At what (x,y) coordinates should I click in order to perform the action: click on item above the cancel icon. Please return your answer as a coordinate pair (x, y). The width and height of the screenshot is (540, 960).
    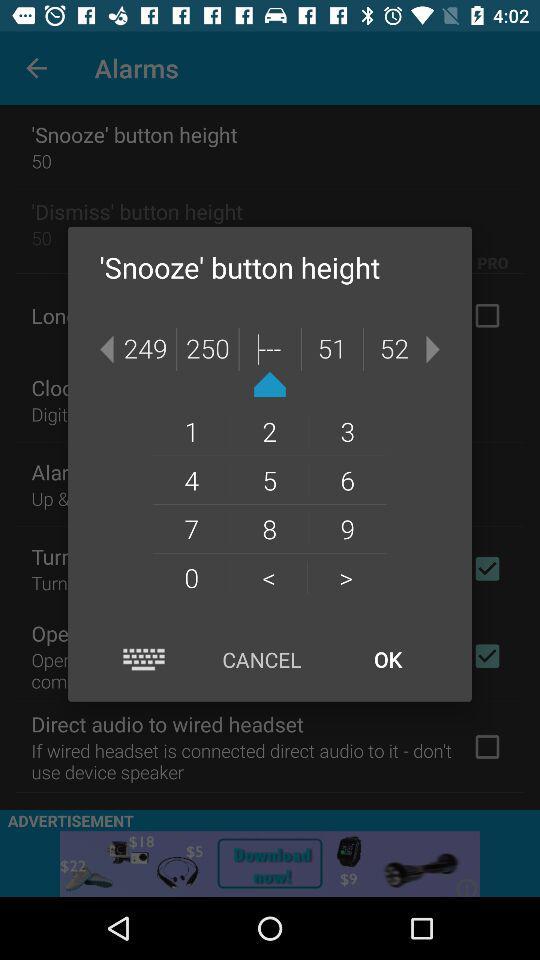
    Looking at the image, I should click on (345, 577).